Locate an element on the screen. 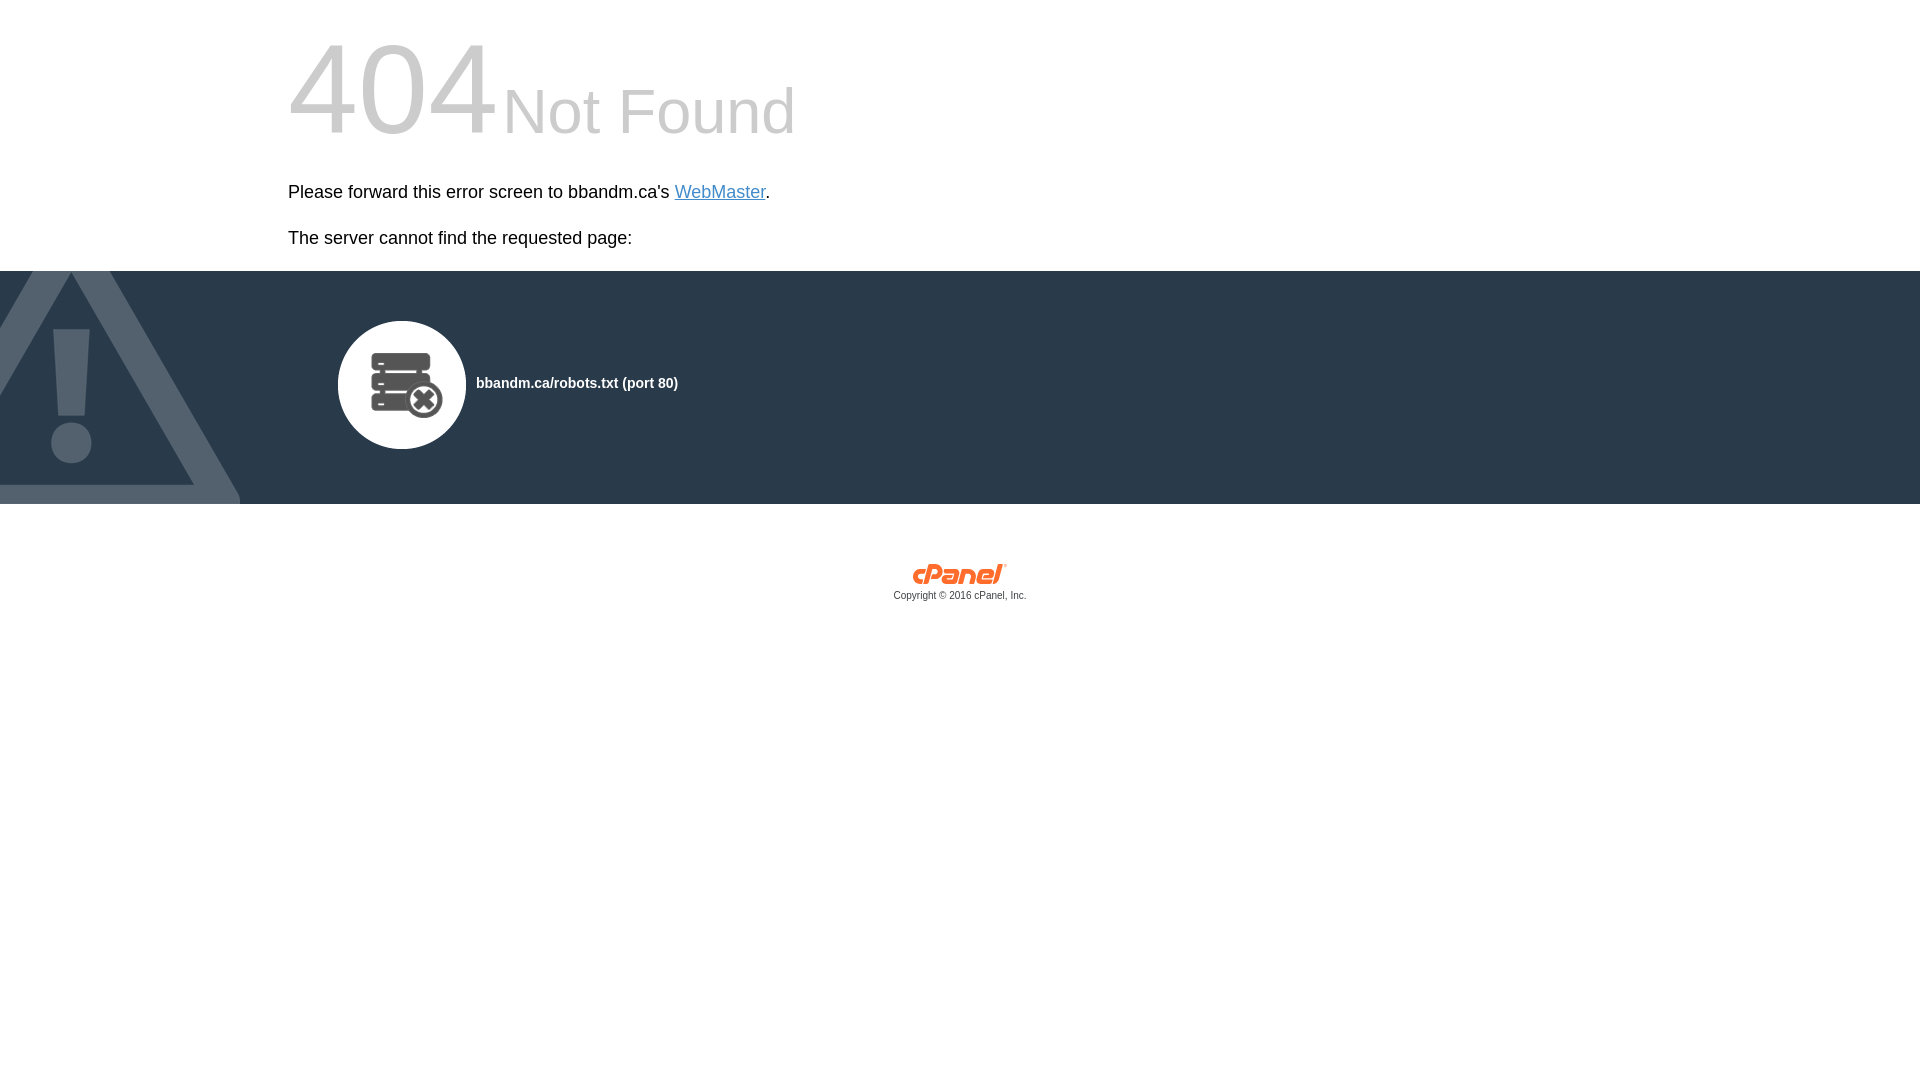 This screenshot has width=1920, height=1080. 'WebMaster' is located at coordinates (720, 192).